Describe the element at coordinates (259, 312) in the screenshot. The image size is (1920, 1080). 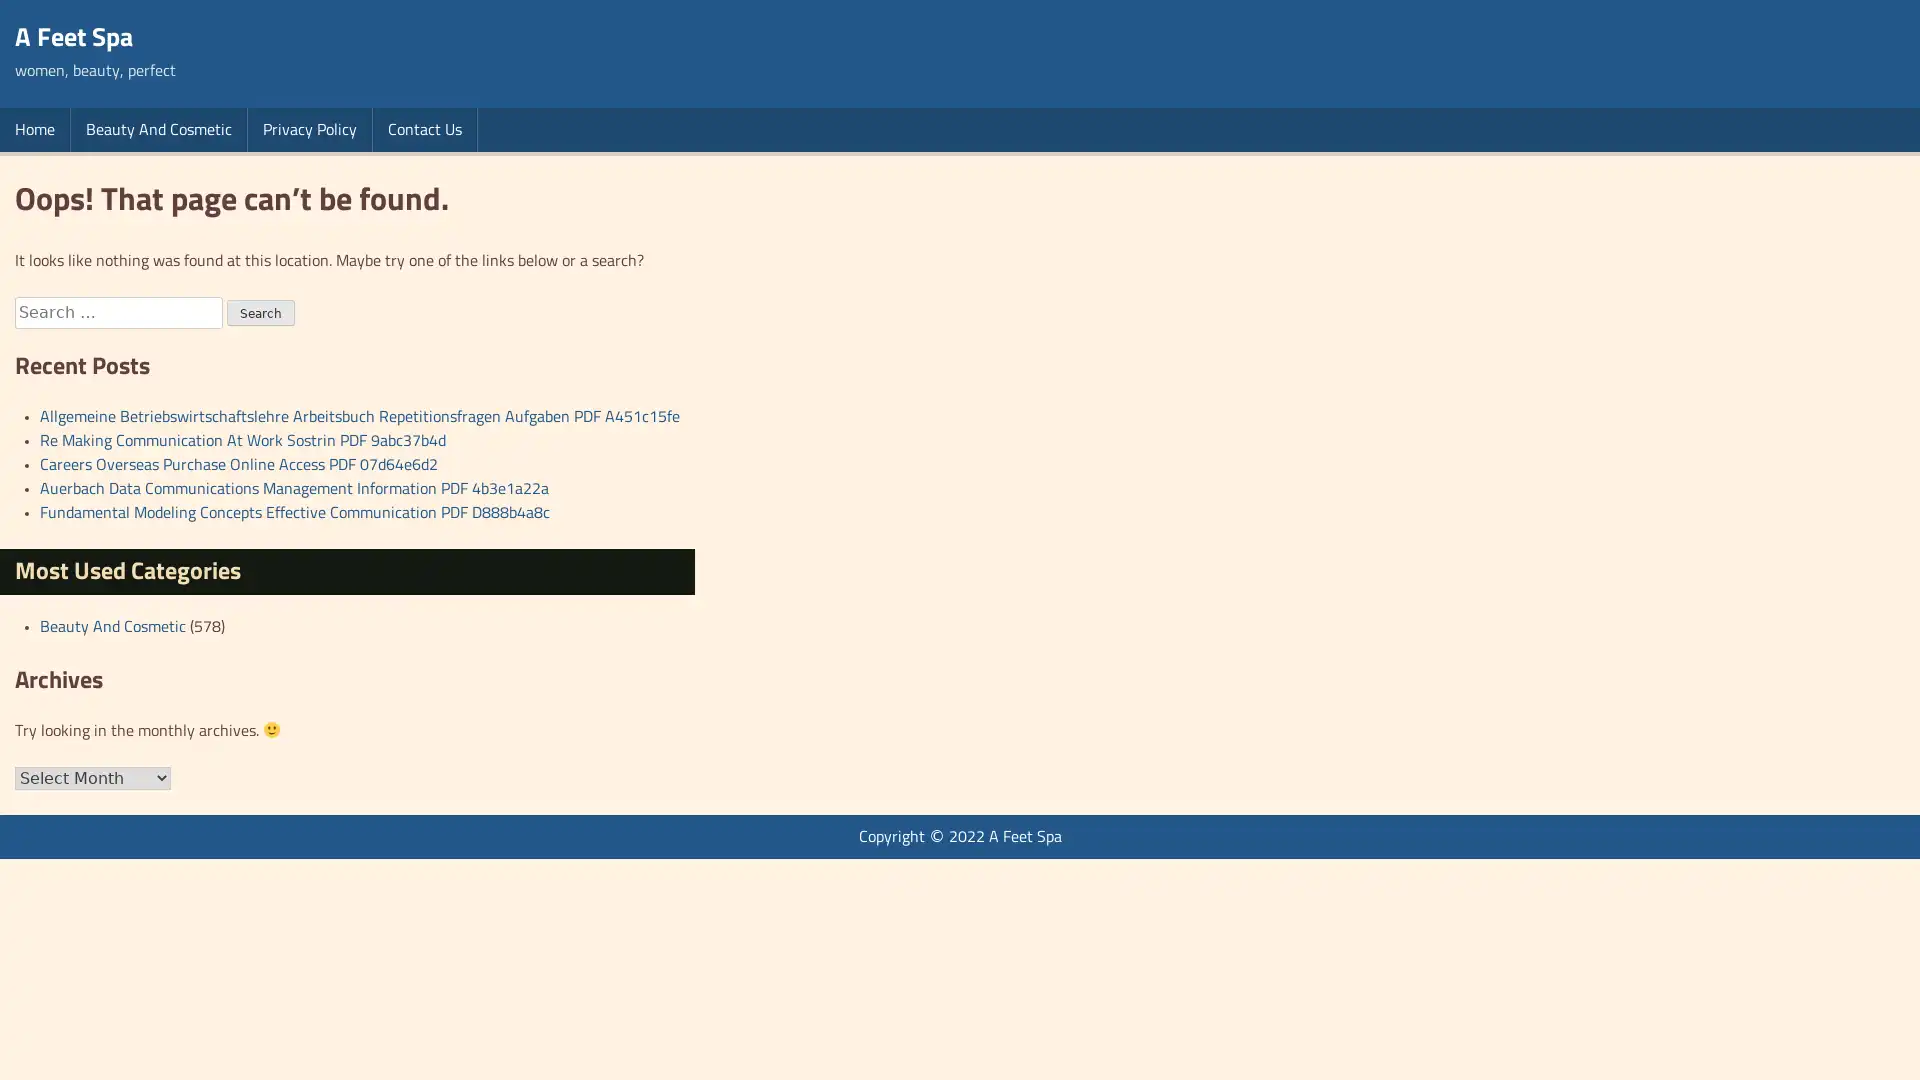
I see `Search` at that location.